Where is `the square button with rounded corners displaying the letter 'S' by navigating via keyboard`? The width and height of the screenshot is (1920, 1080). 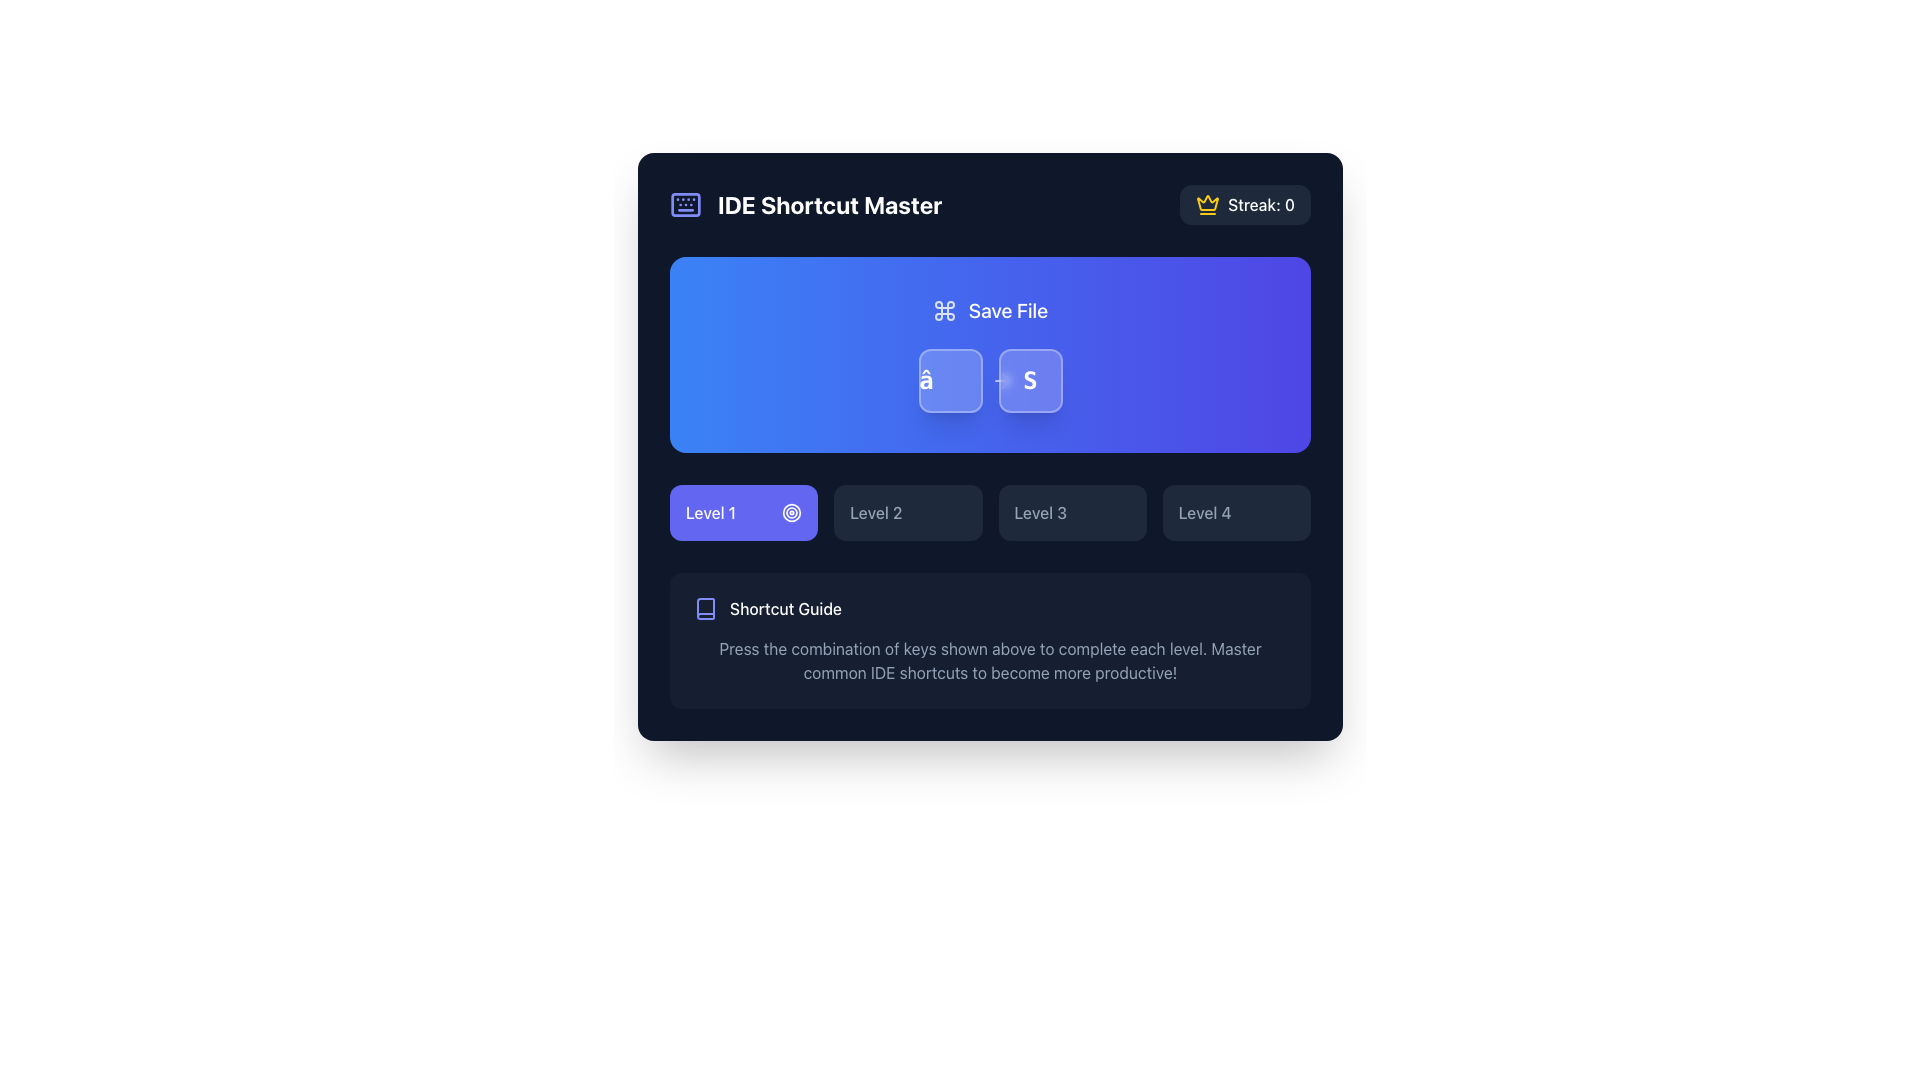
the square button with rounded corners displaying the letter 'S' by navigating via keyboard is located at coordinates (1030, 381).